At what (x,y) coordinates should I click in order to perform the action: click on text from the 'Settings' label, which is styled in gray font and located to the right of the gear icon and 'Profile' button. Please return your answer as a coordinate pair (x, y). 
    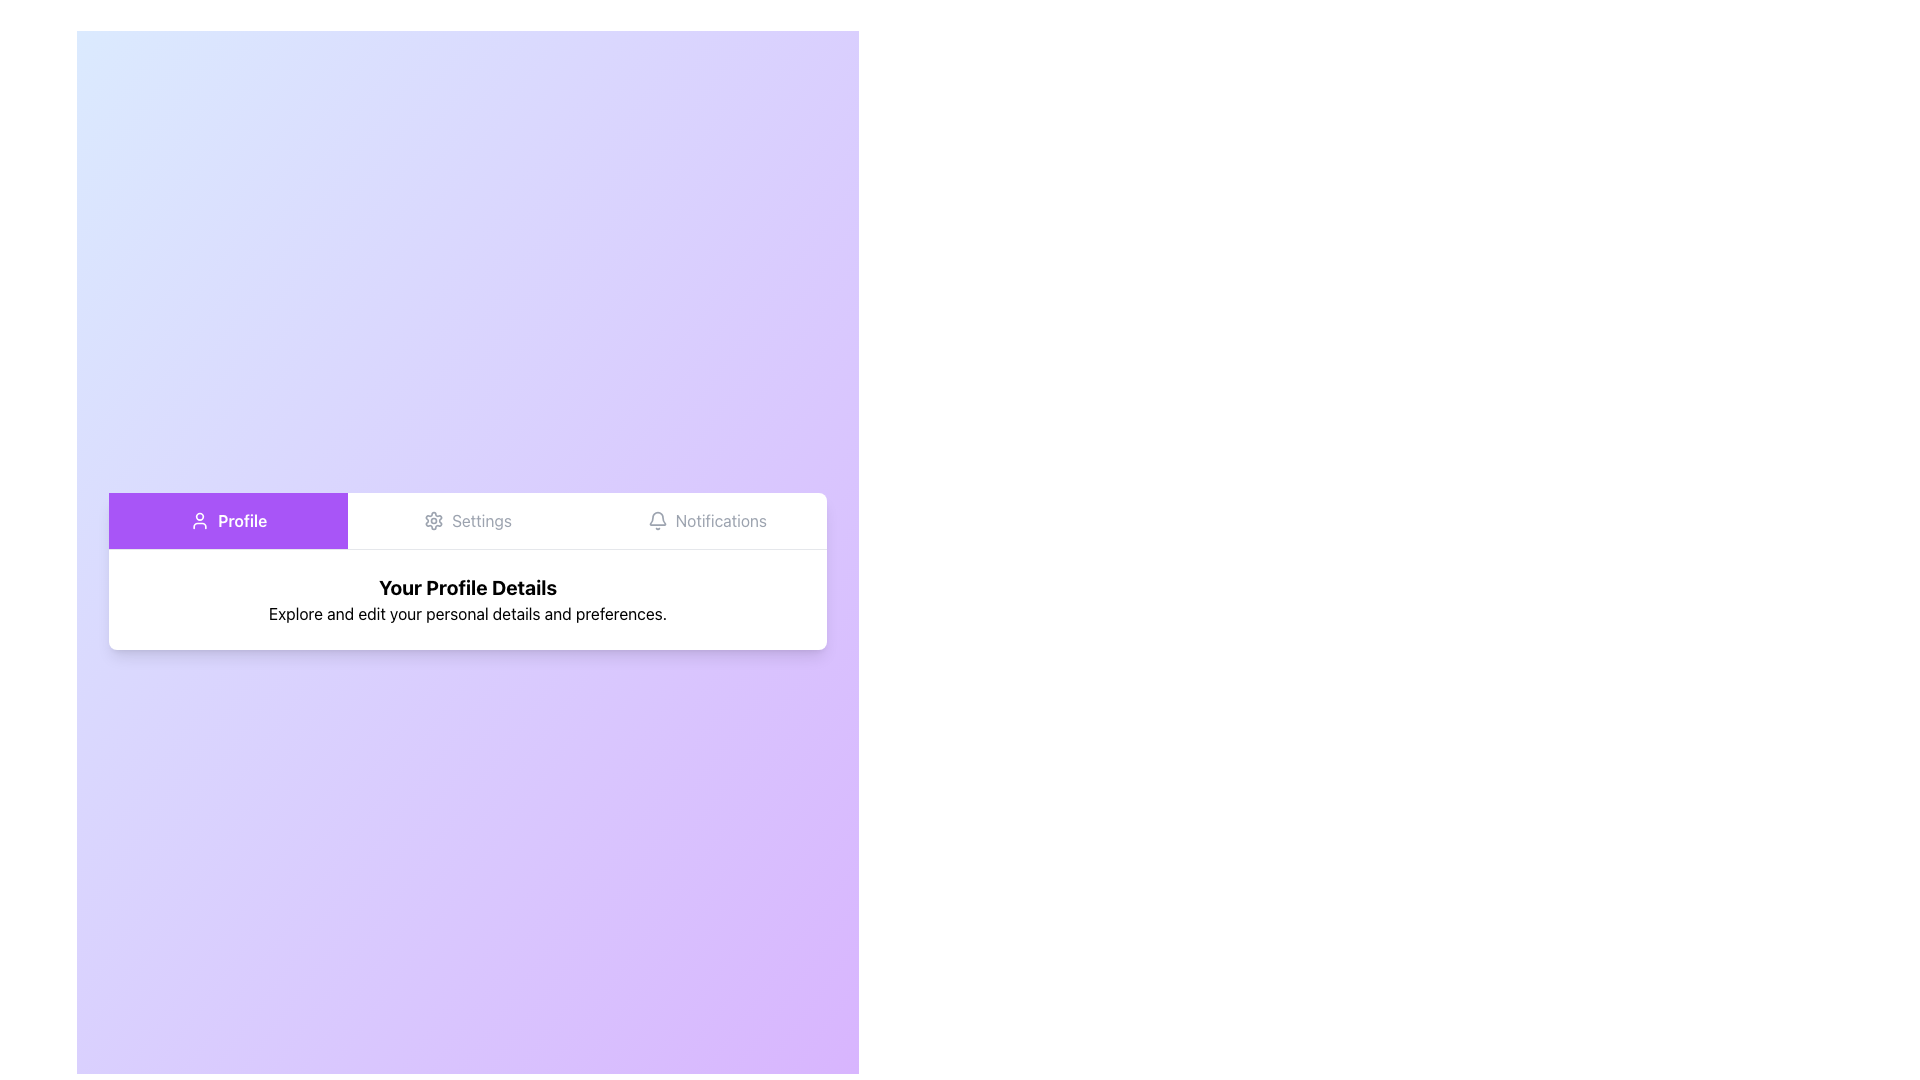
    Looking at the image, I should click on (481, 519).